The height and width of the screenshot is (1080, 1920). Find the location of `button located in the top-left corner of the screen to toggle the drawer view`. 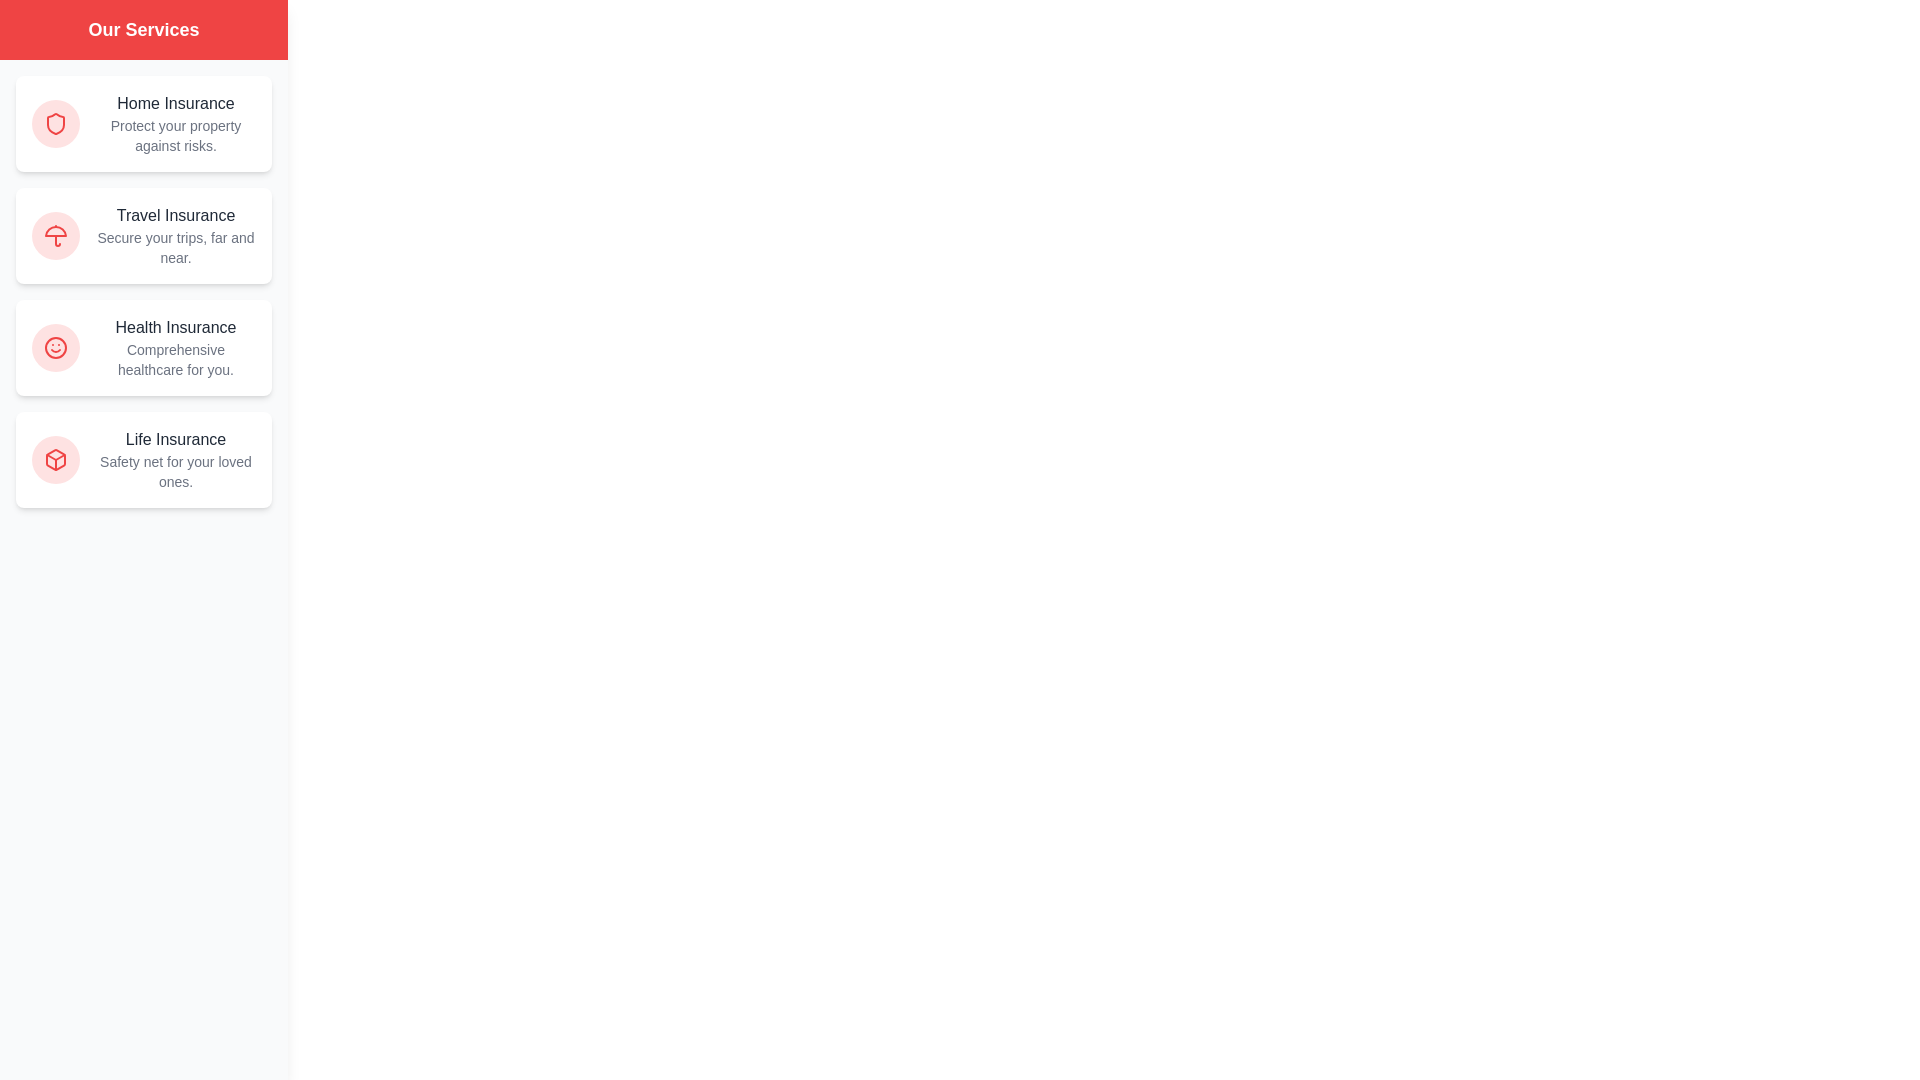

button located in the top-left corner of the screen to toggle the drawer view is located at coordinates (39, 39).